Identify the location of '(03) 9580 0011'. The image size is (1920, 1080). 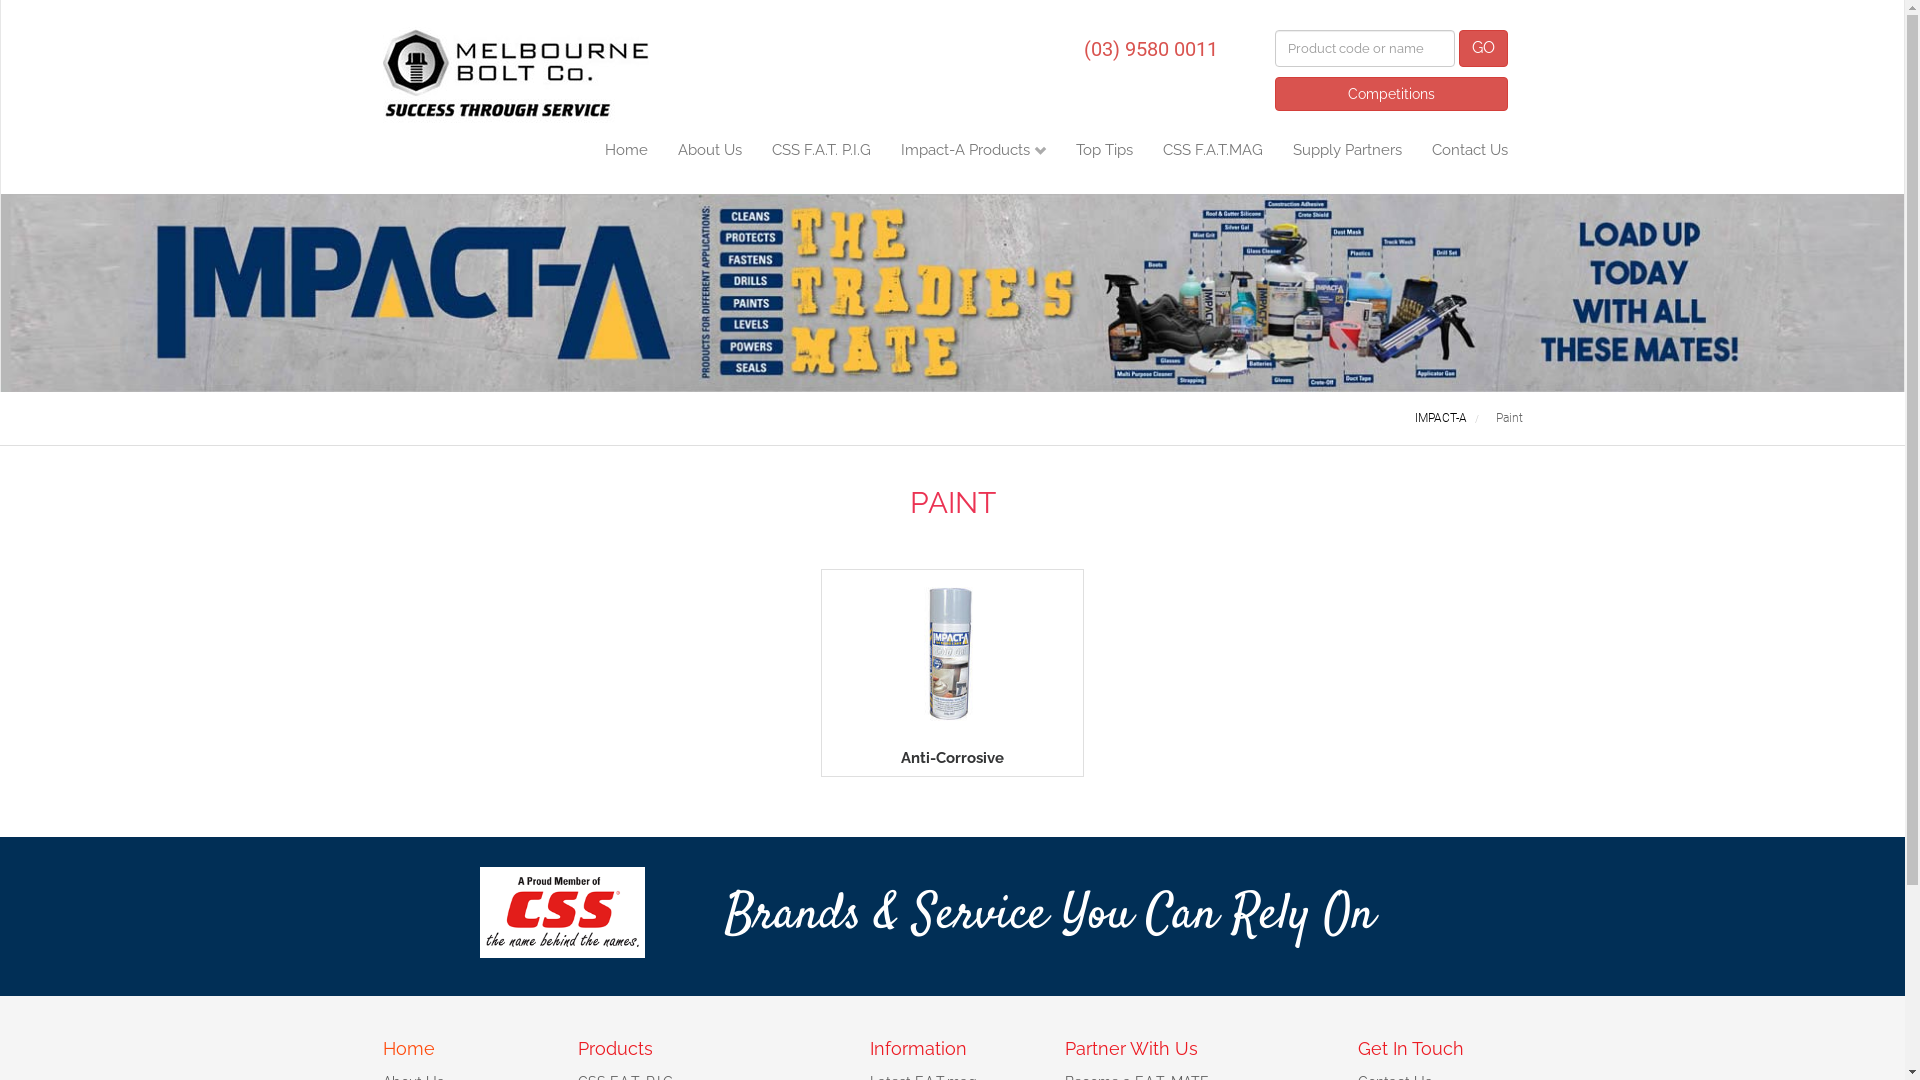
(1151, 45).